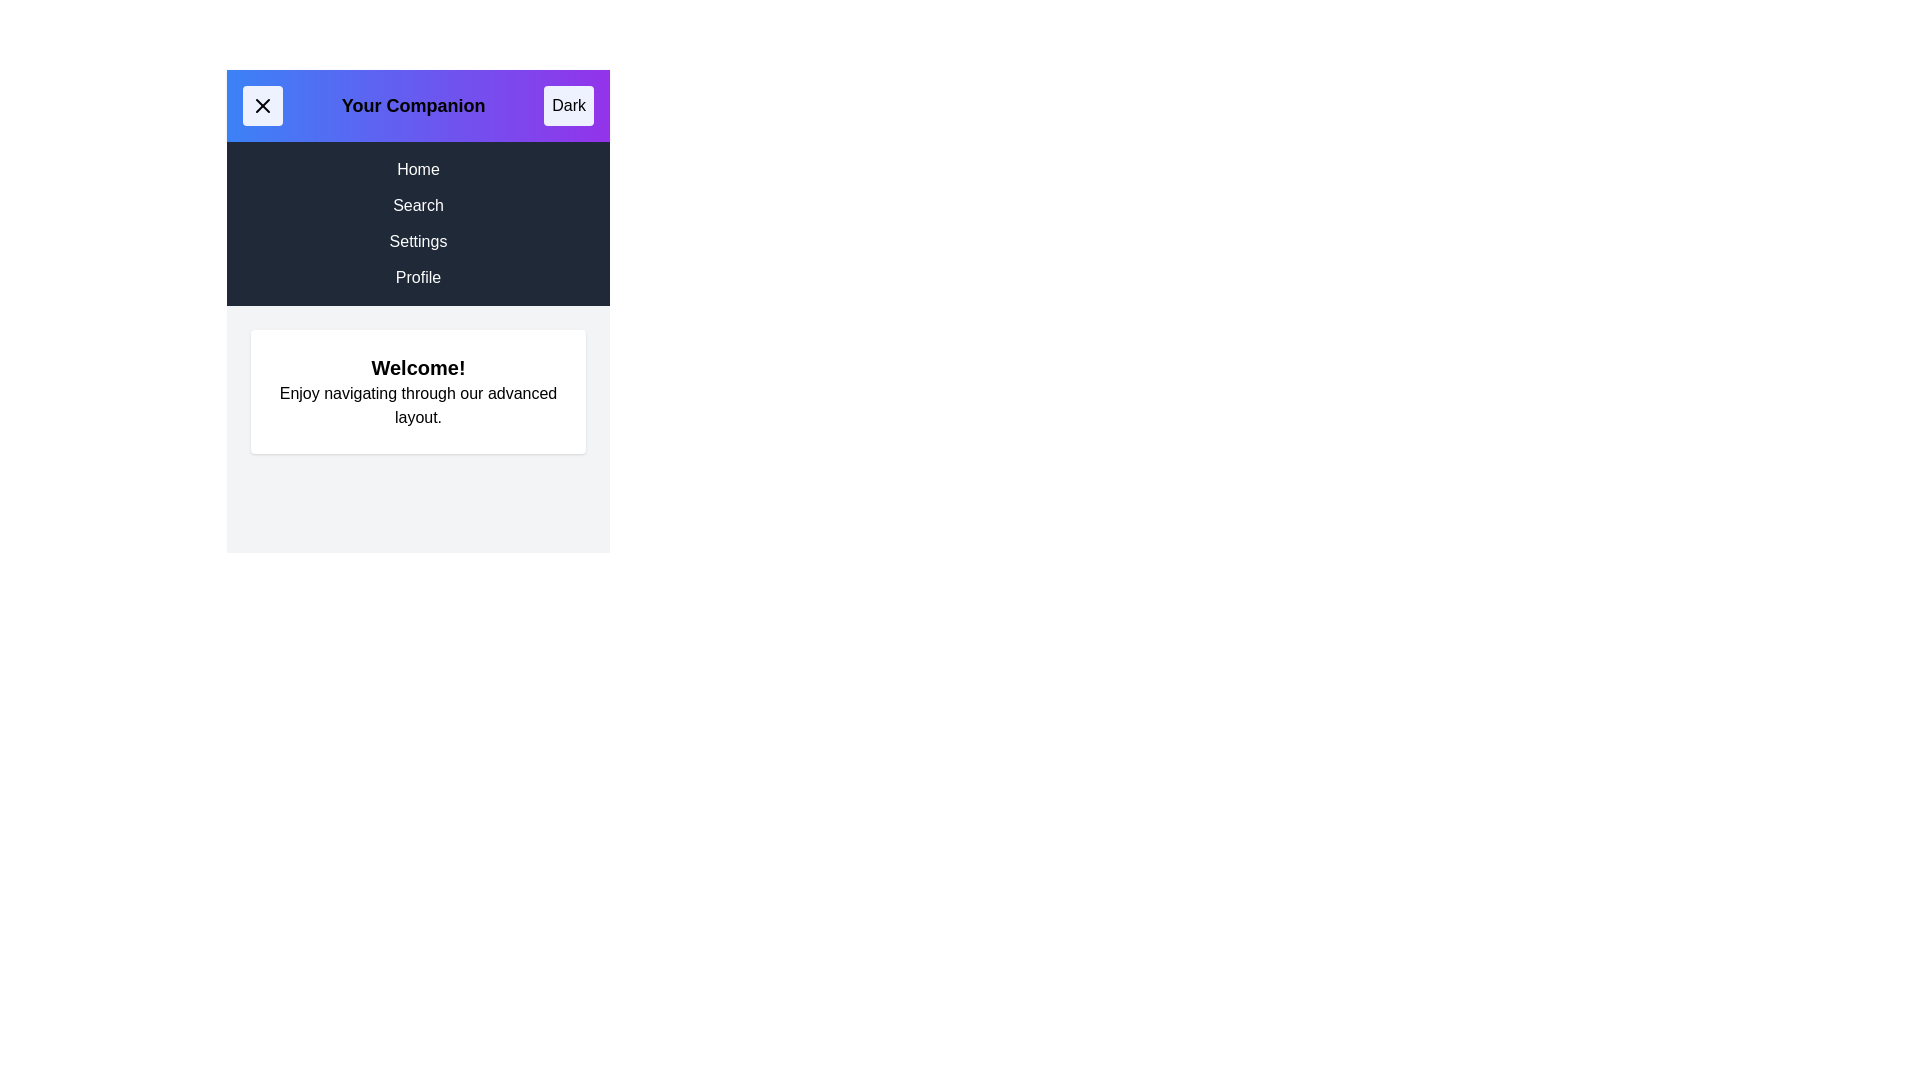 The image size is (1920, 1080). Describe the element at coordinates (568, 105) in the screenshot. I see `the 'Dark' button to toggle the mode` at that location.